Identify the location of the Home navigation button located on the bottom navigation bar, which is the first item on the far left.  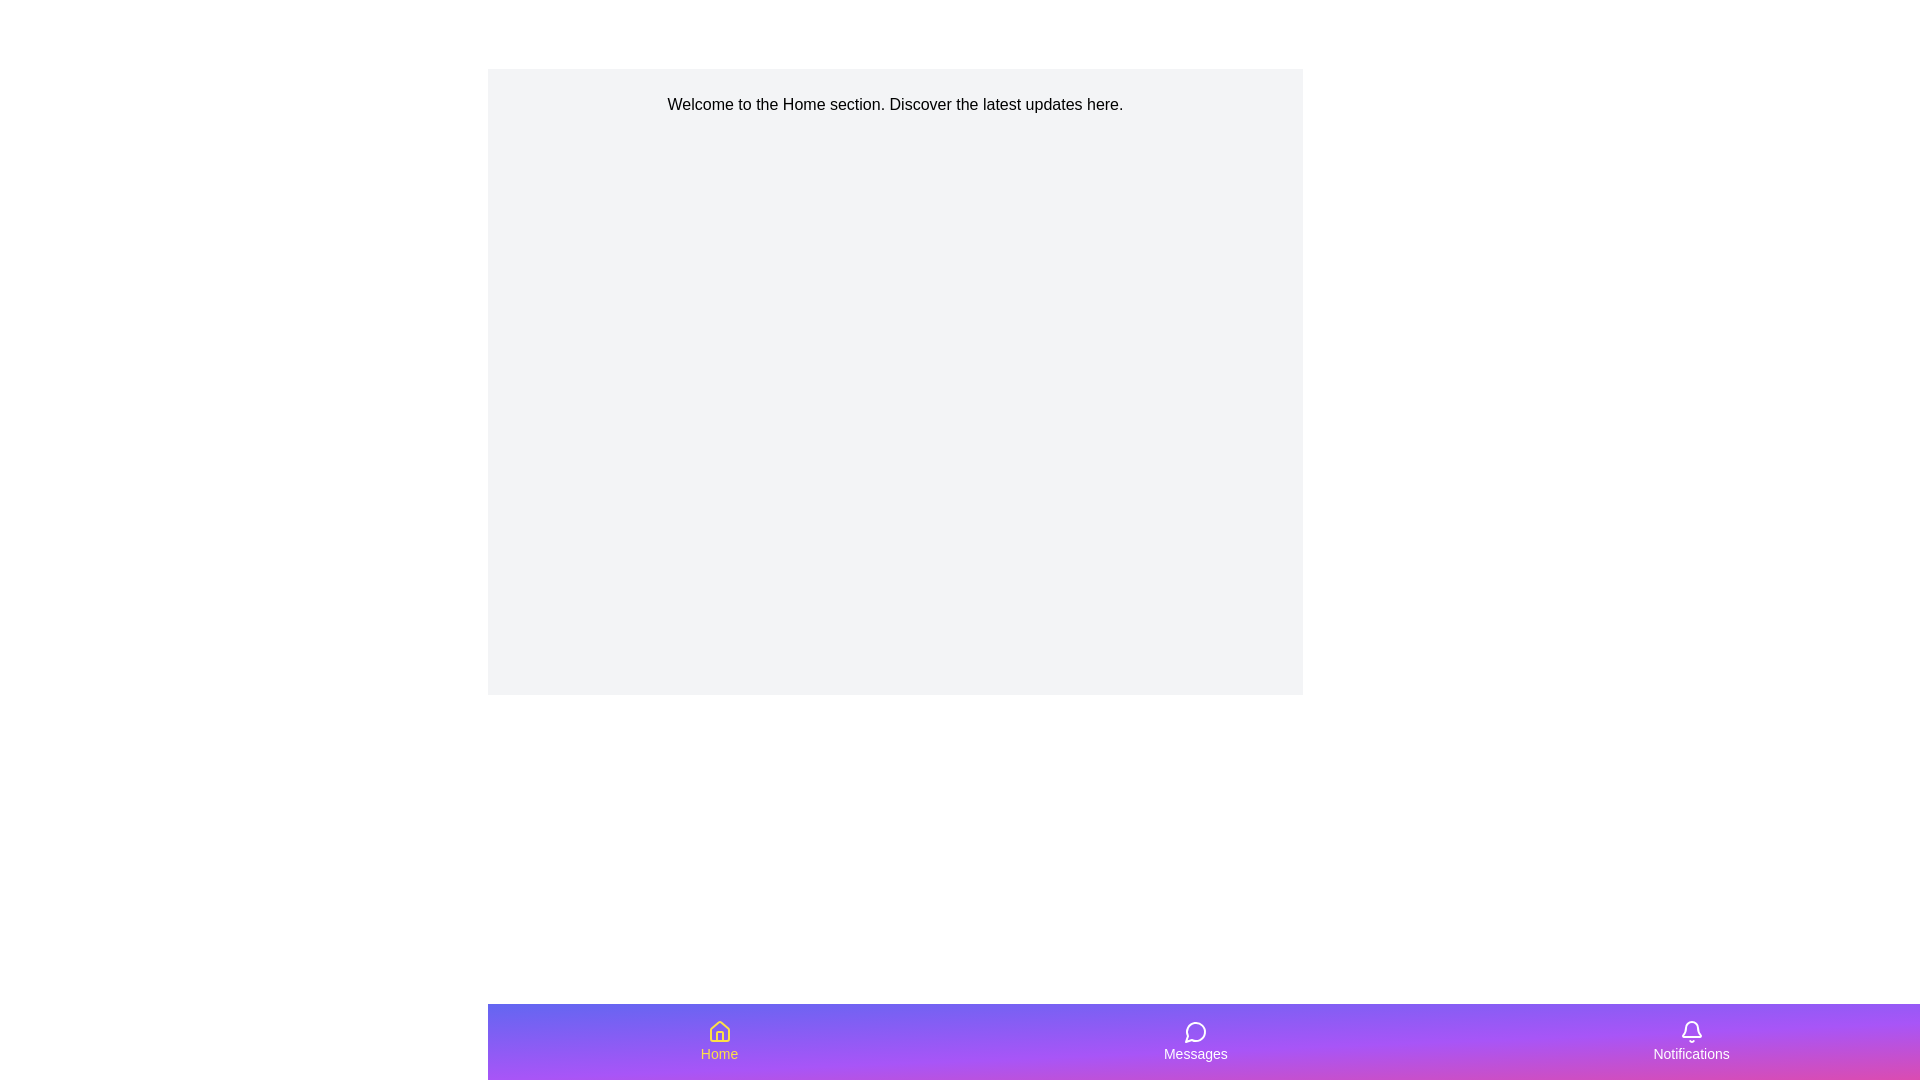
(719, 1040).